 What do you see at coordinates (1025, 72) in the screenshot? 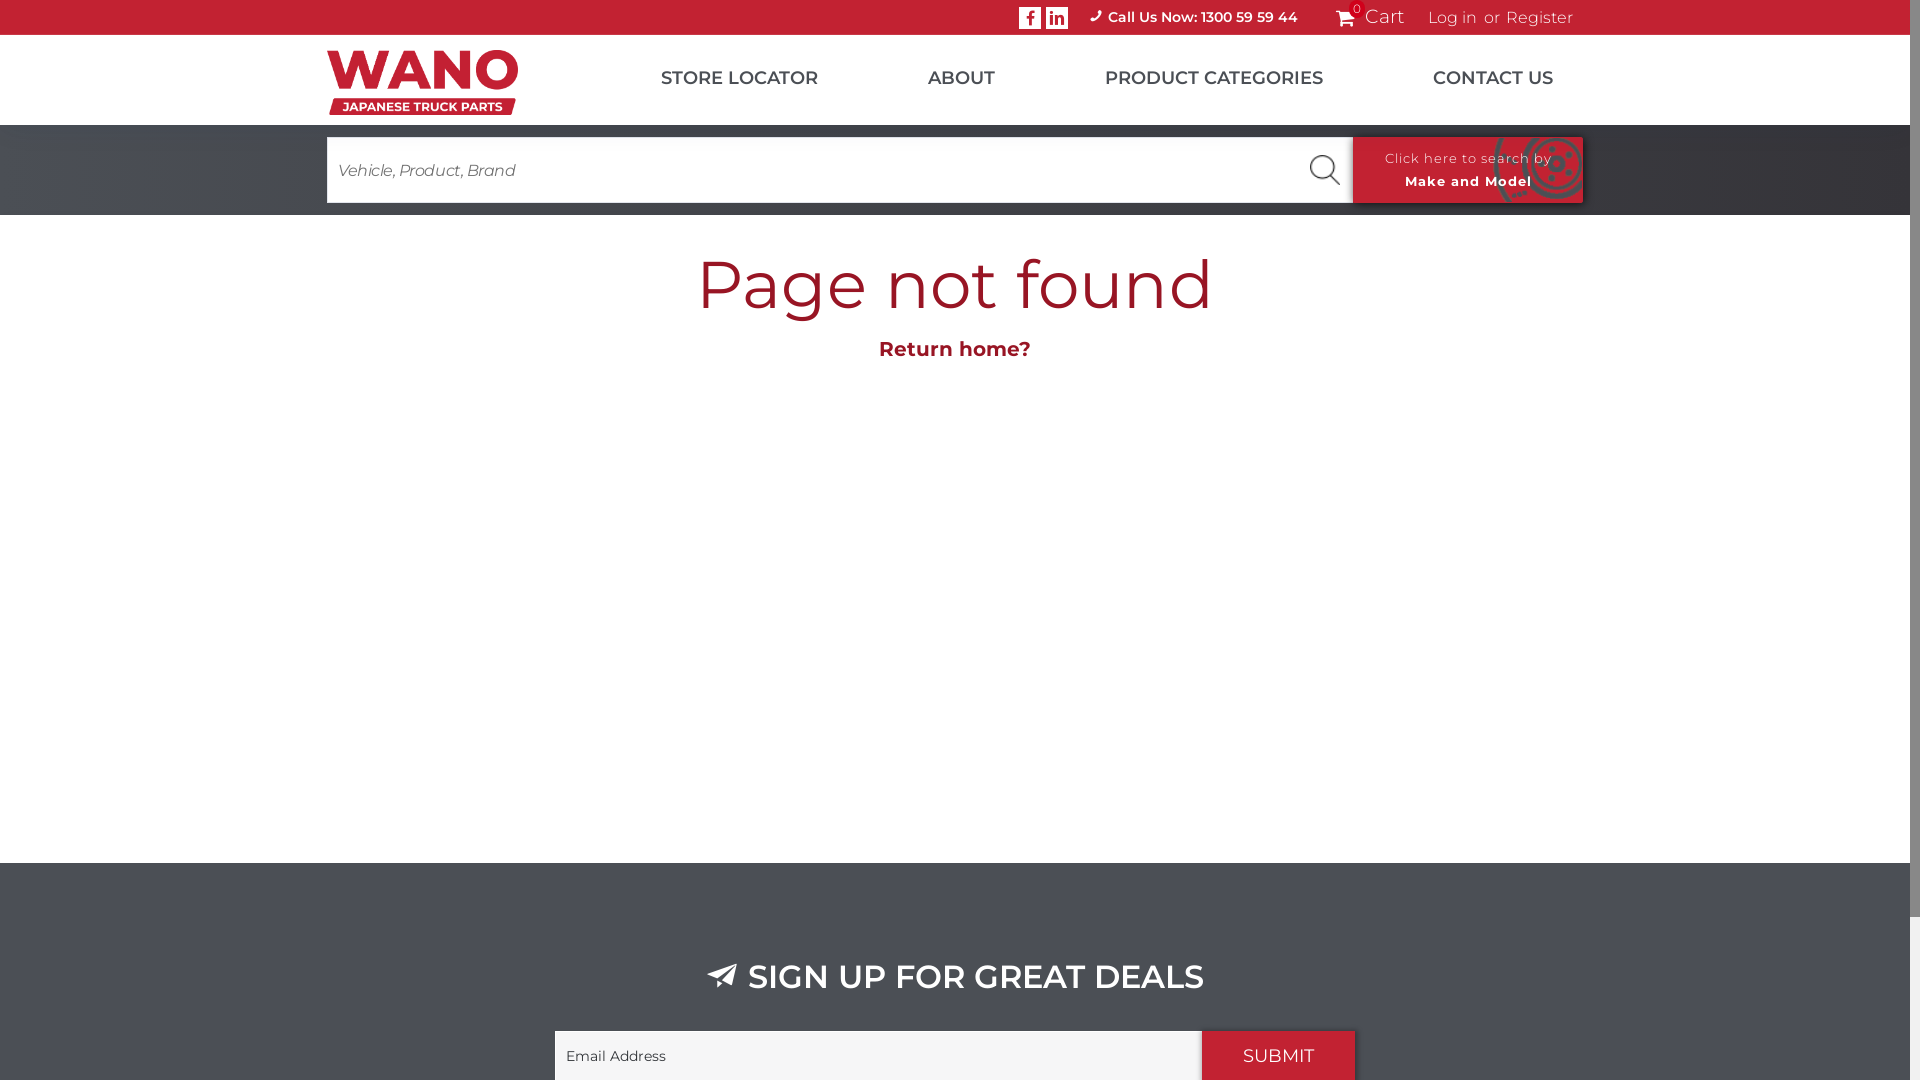
I see `'PRODUCT CATEGORIES'` at bounding box center [1025, 72].